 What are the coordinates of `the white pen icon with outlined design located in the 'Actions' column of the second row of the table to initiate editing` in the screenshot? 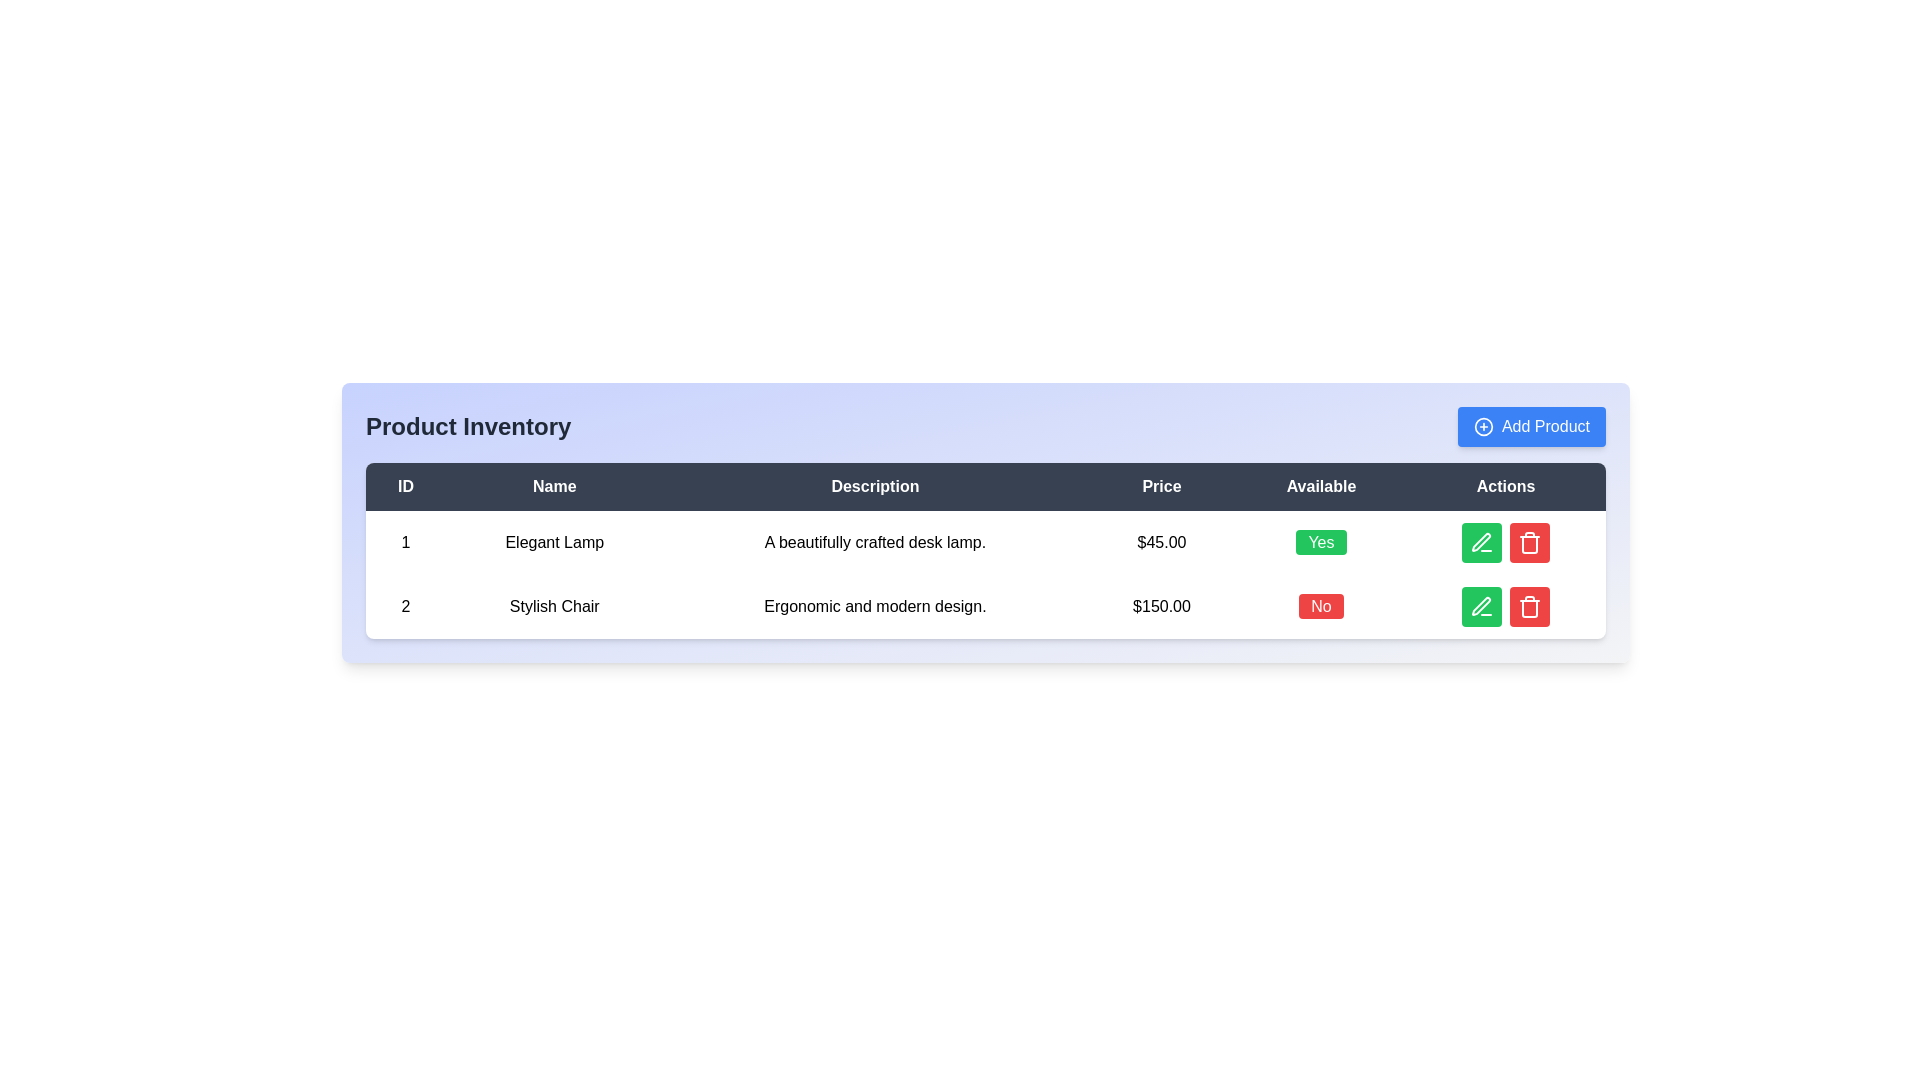 It's located at (1481, 542).